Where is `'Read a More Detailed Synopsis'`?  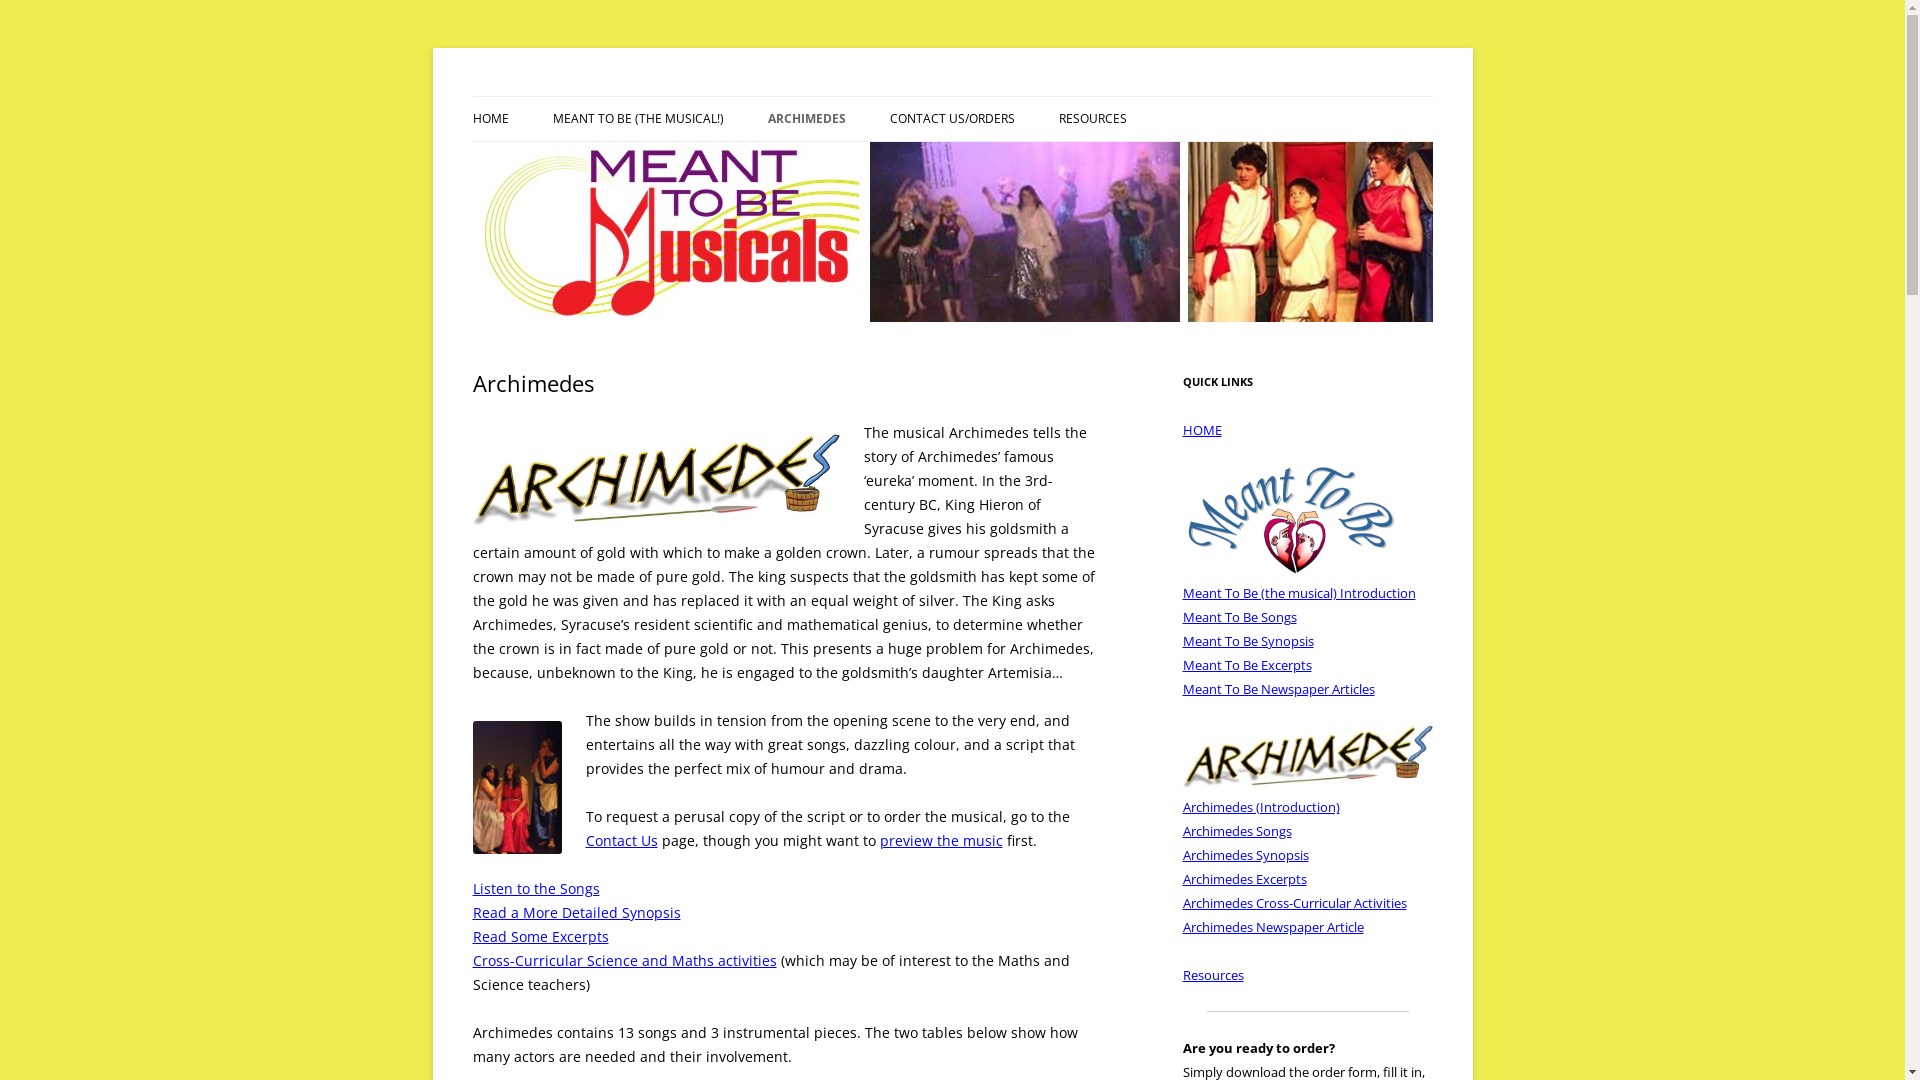 'Read a More Detailed Synopsis' is located at coordinates (470, 912).